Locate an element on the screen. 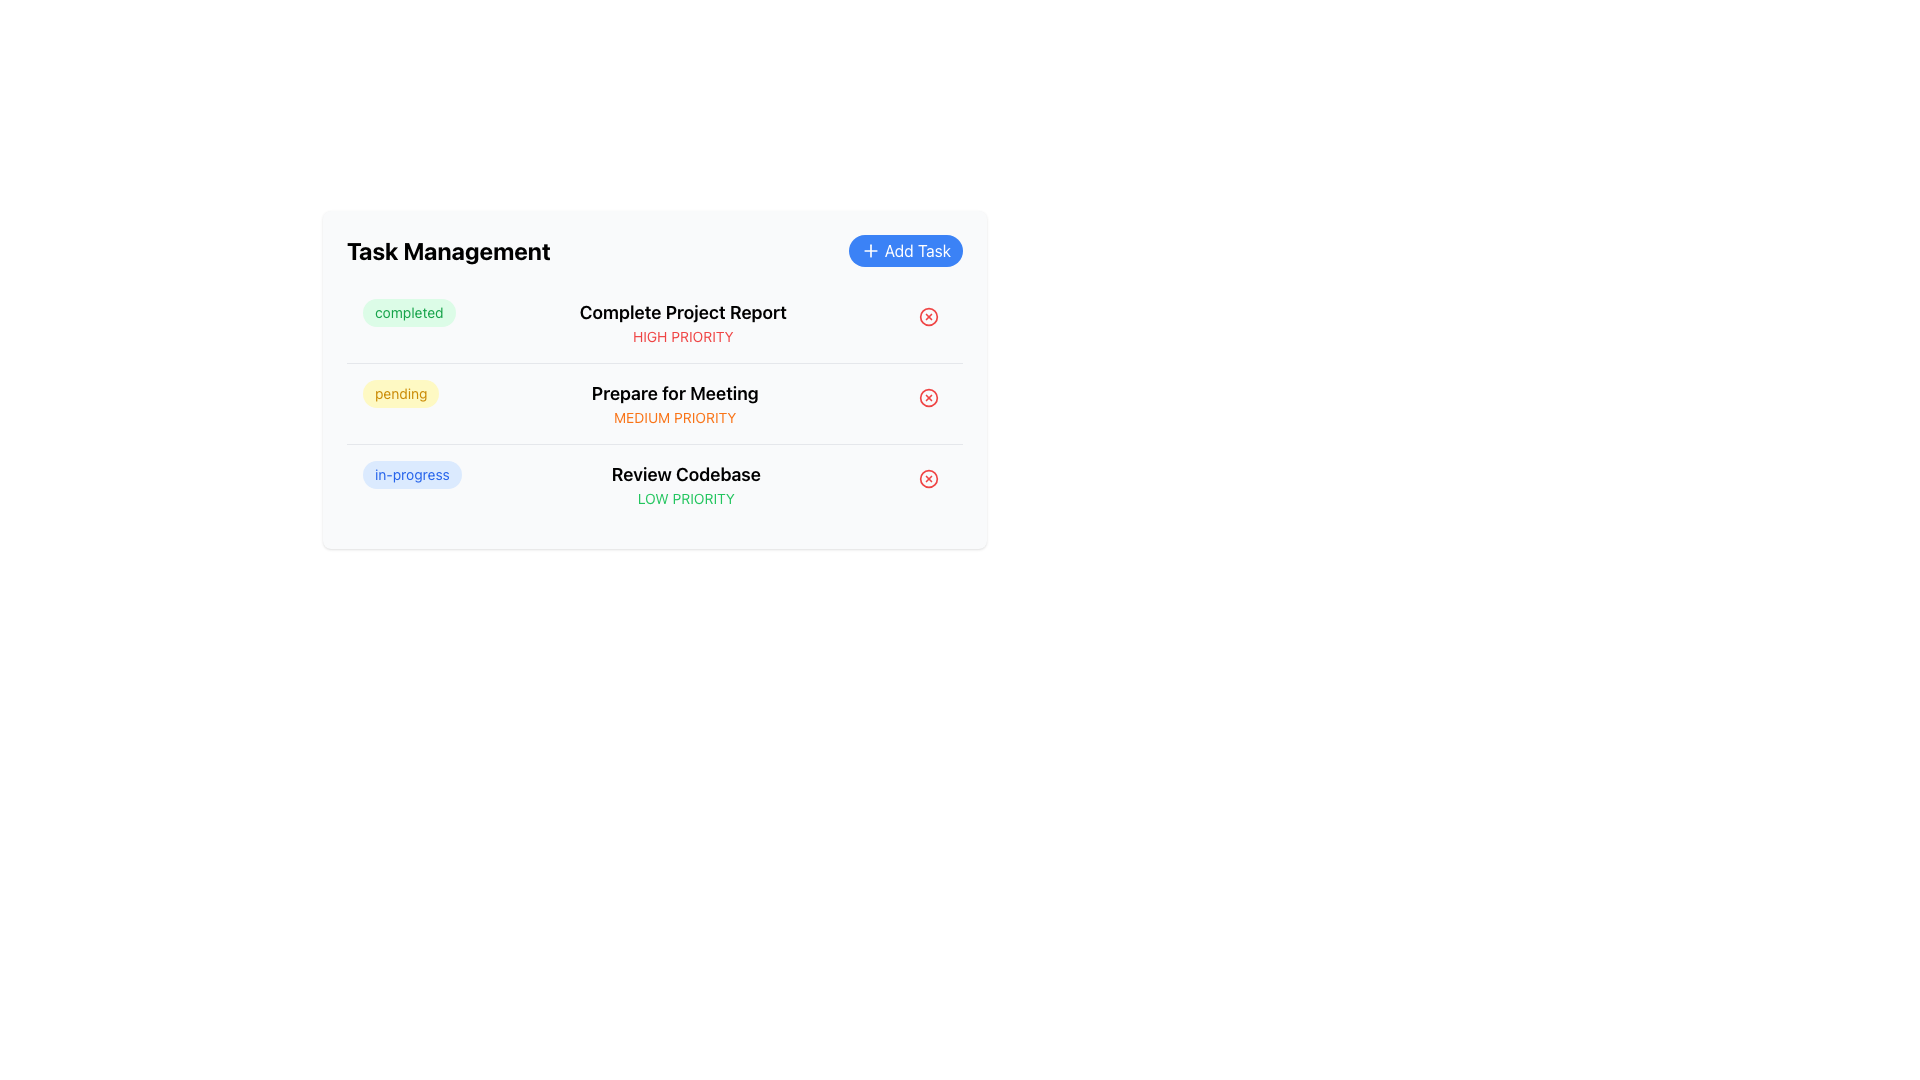 The height and width of the screenshot is (1080, 1920). the delete button associated with the 'Review Codebase' task is located at coordinates (928, 478).